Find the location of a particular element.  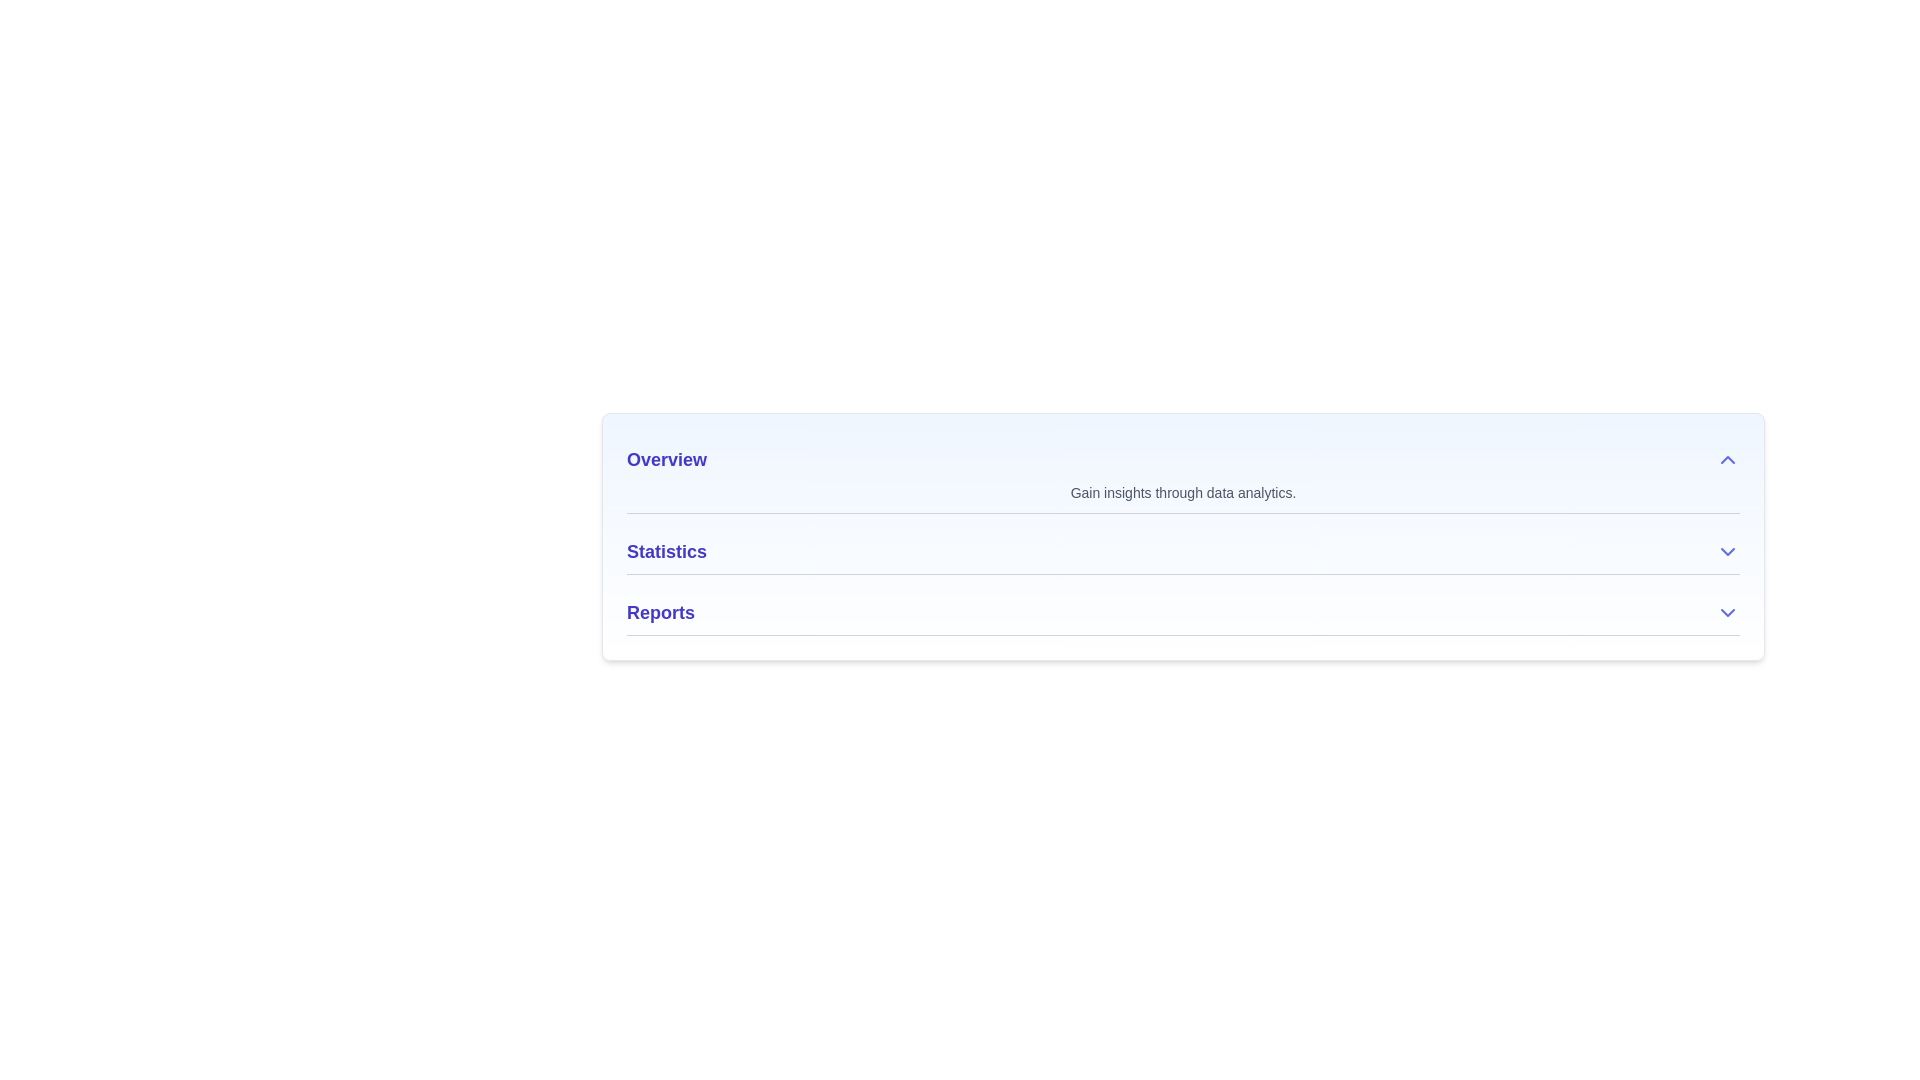

the 'Reports' text label is located at coordinates (661, 611).